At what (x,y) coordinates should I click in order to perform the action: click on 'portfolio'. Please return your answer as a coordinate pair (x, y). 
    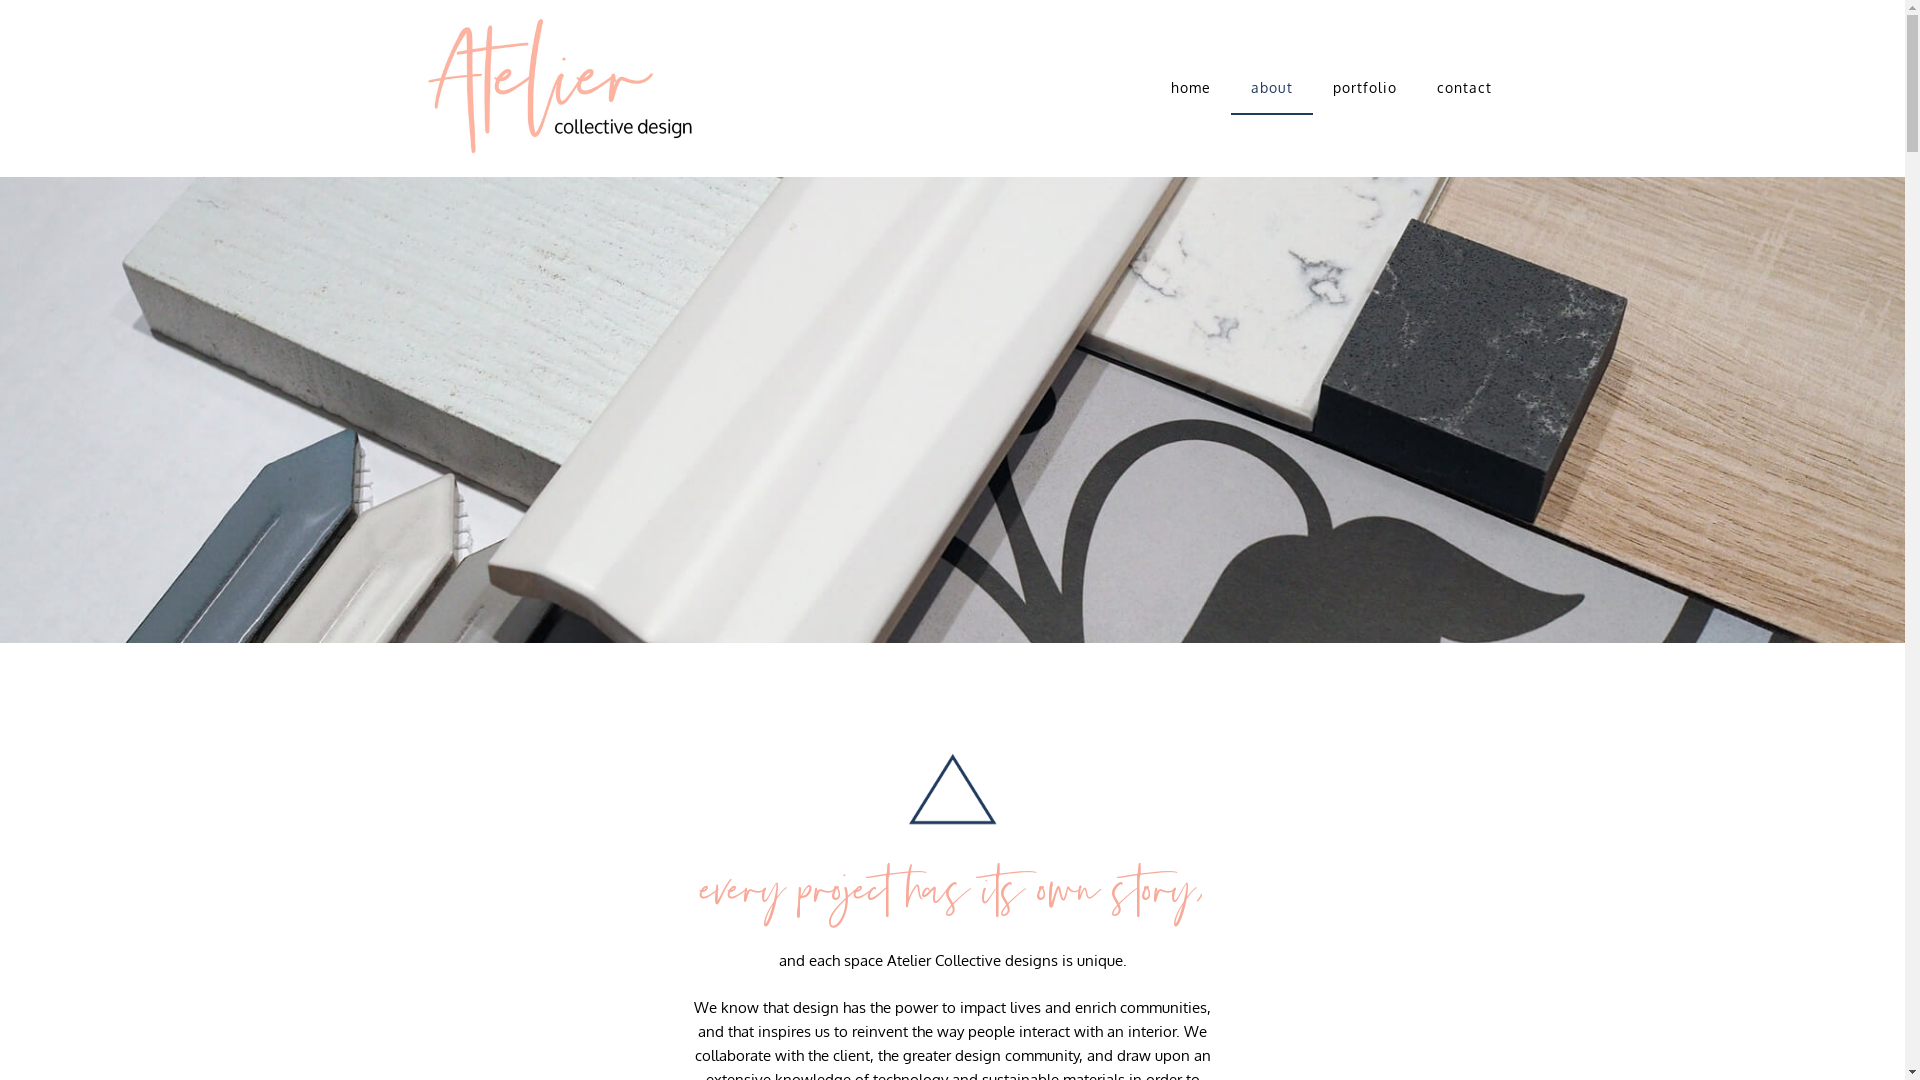
    Looking at the image, I should click on (1363, 87).